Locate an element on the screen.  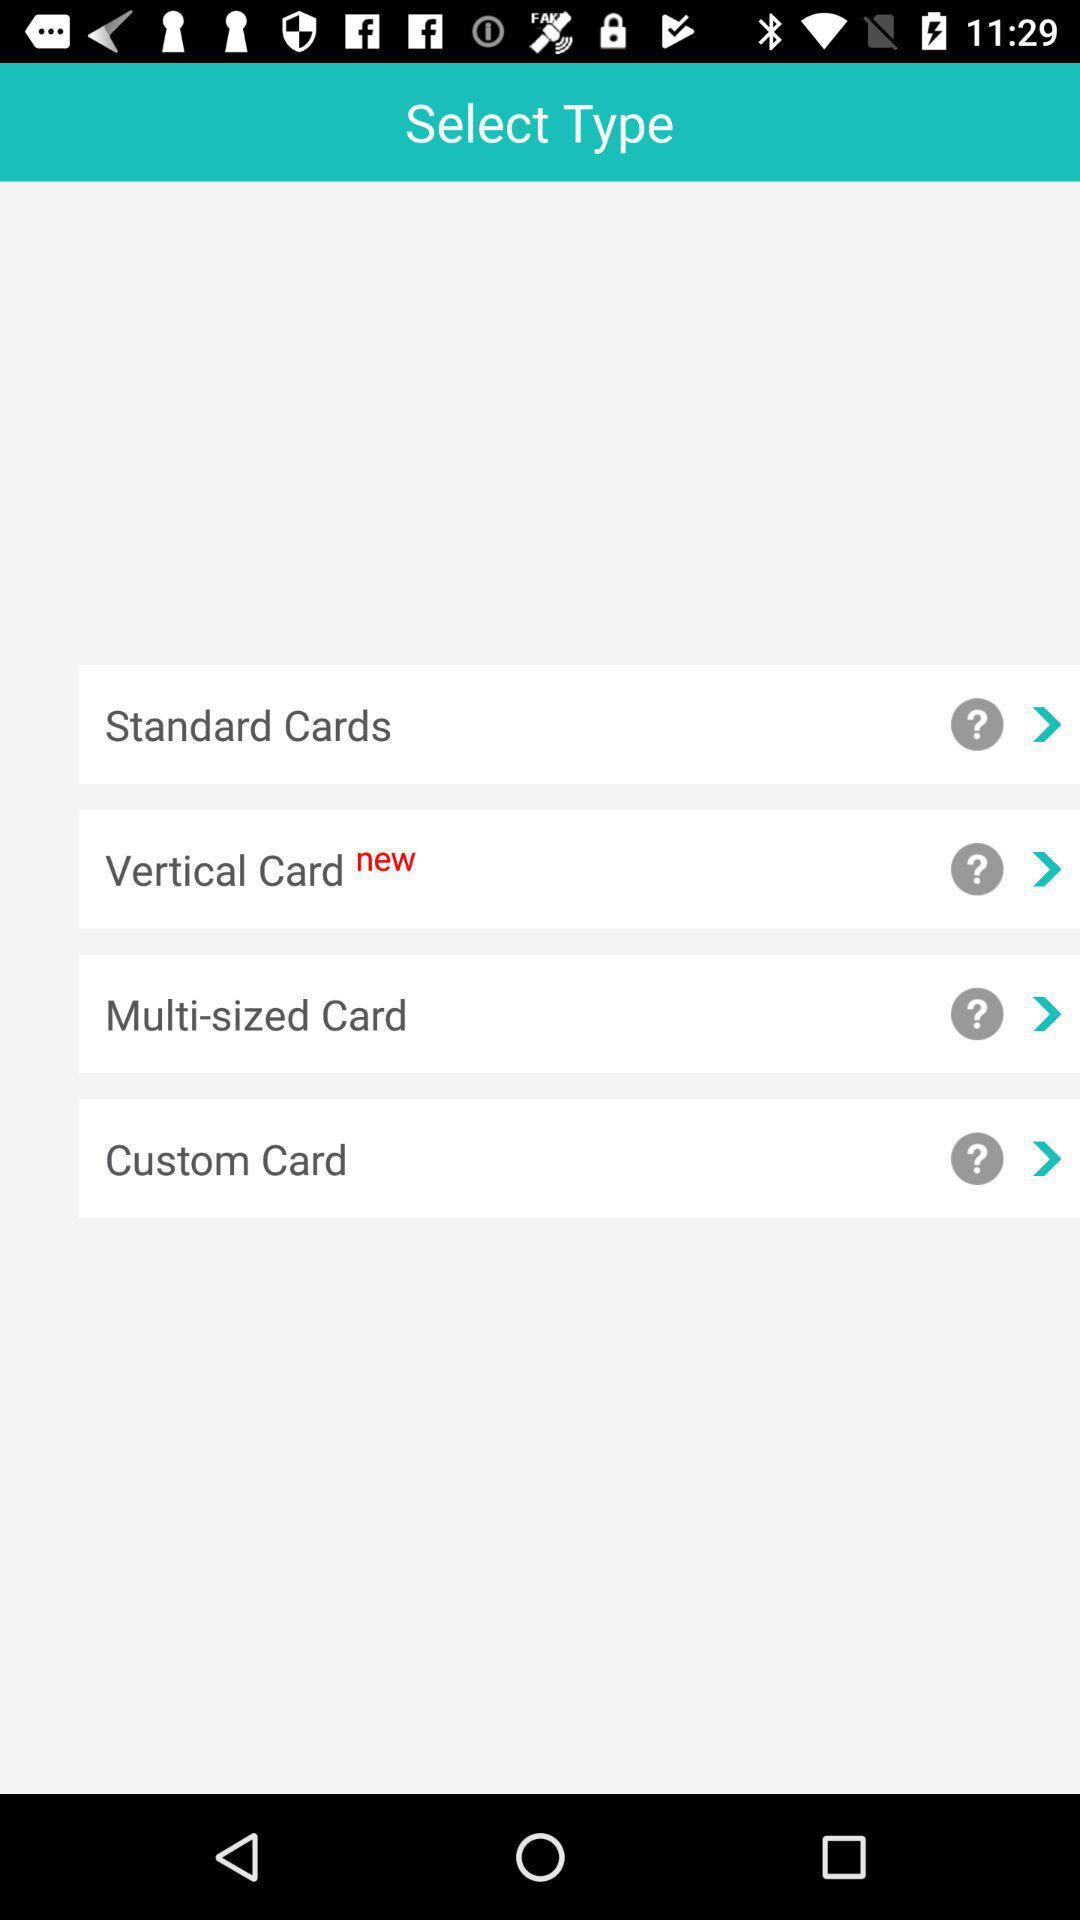
for help is located at coordinates (976, 869).